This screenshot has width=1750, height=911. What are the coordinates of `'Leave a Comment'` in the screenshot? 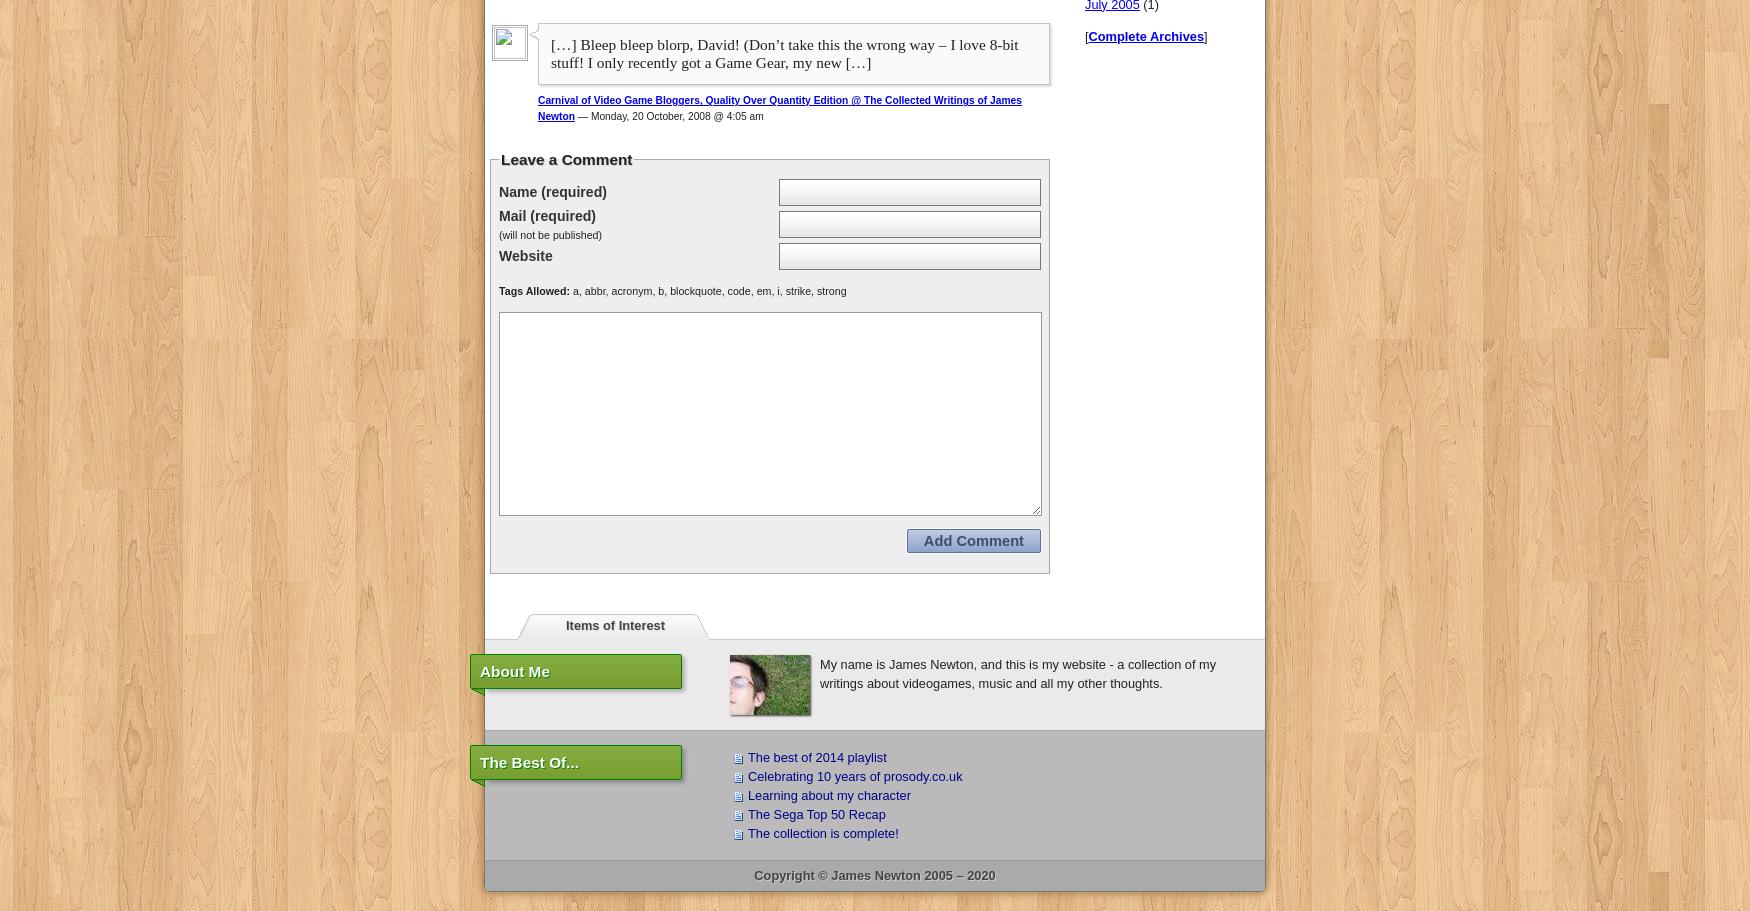 It's located at (500, 159).